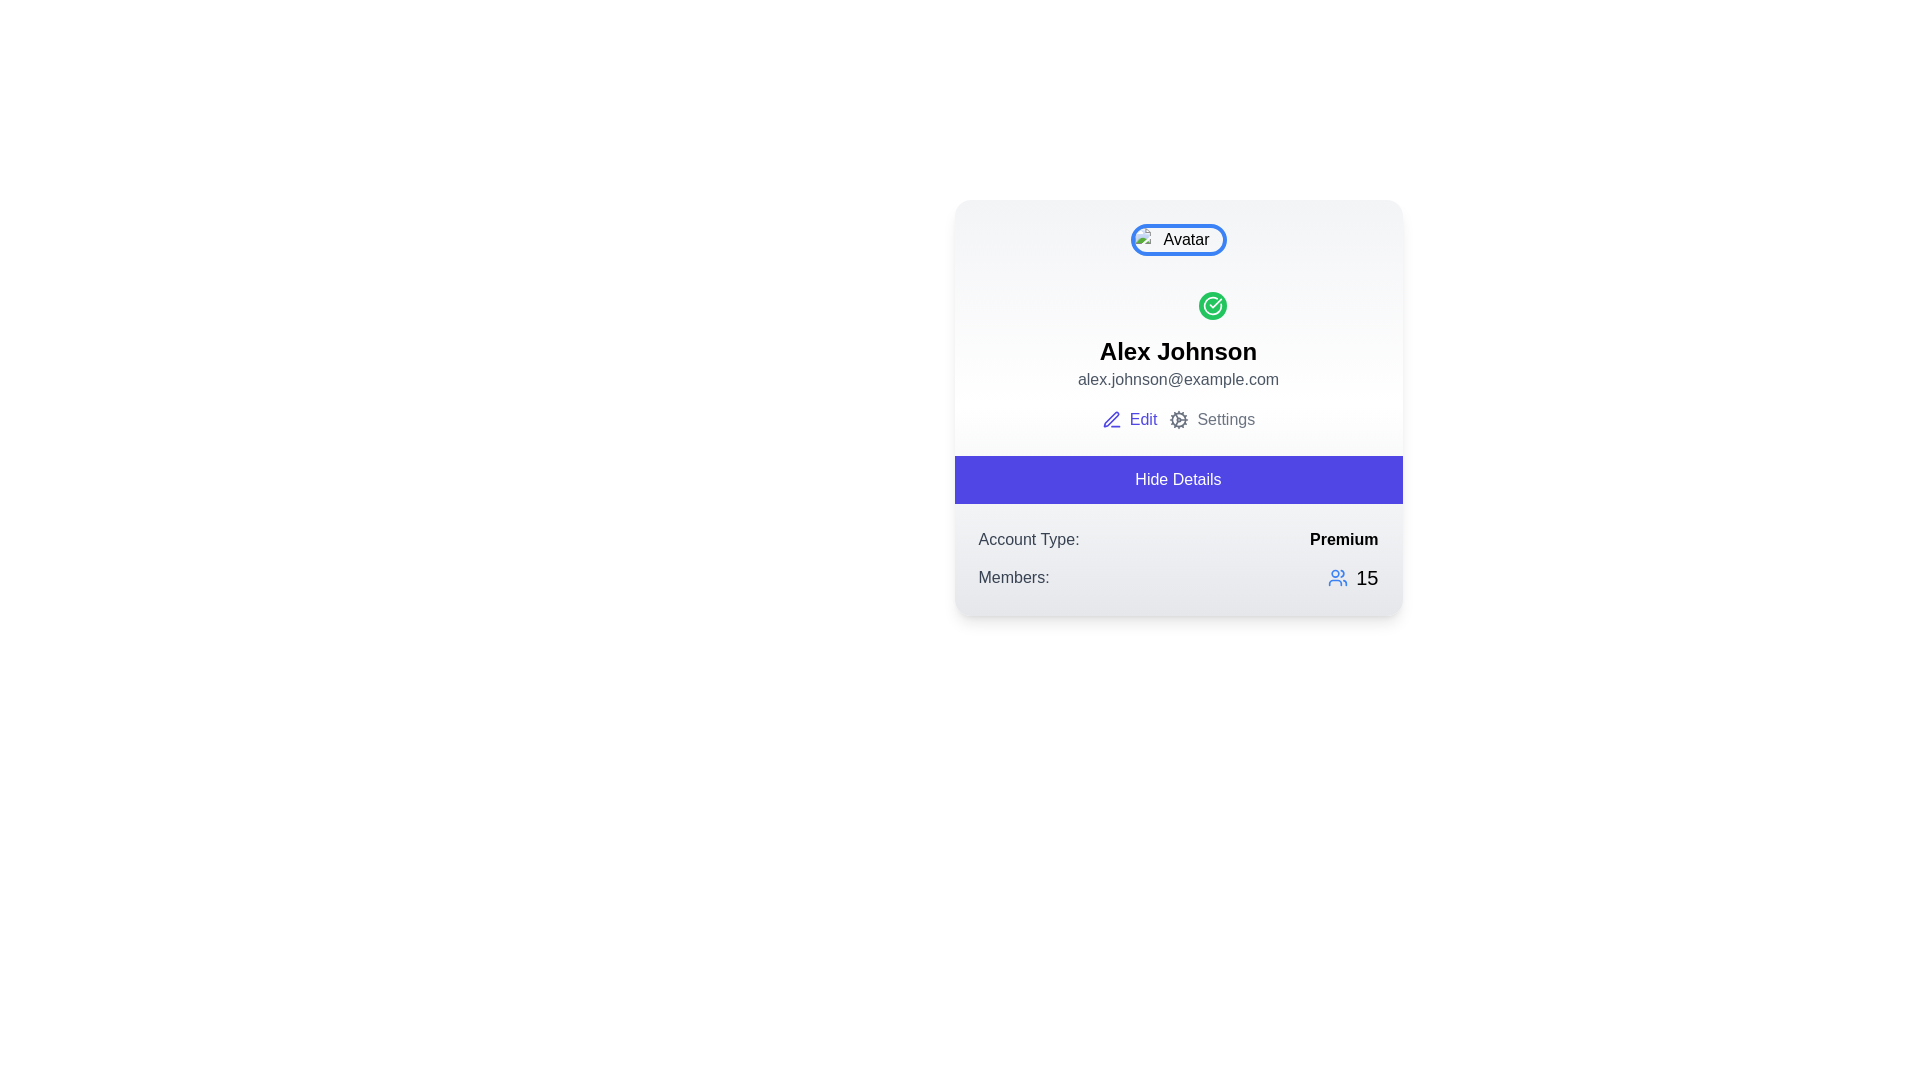 This screenshot has width=1920, height=1080. What do you see at coordinates (1344, 540) in the screenshot?
I see `the 'Premium' static text label that indicates the account type, positioned in the bottom section of the card, to the right of 'Account Type:' and above 'Members:' row` at bounding box center [1344, 540].